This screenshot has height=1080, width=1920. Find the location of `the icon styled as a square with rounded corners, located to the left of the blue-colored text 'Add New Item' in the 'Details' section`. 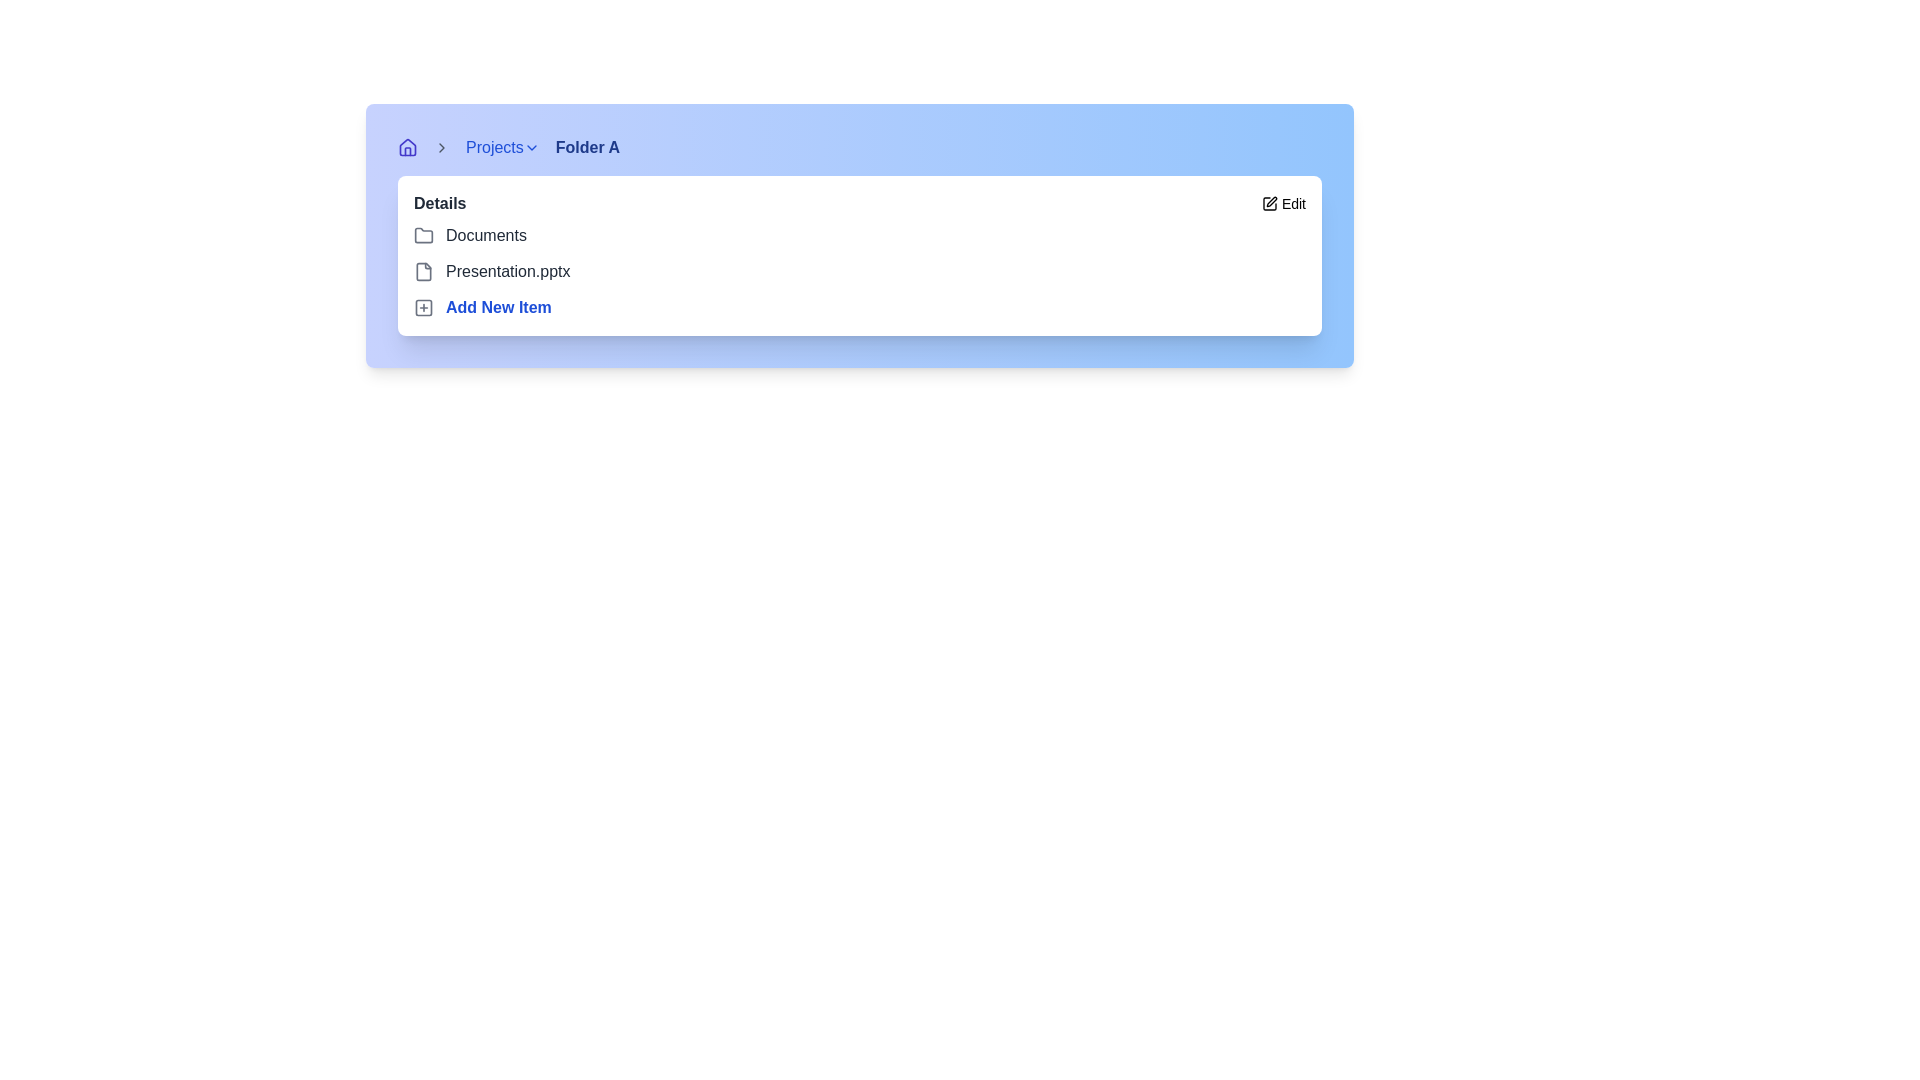

the icon styled as a square with rounded corners, located to the left of the blue-colored text 'Add New Item' in the 'Details' section is located at coordinates (422, 308).